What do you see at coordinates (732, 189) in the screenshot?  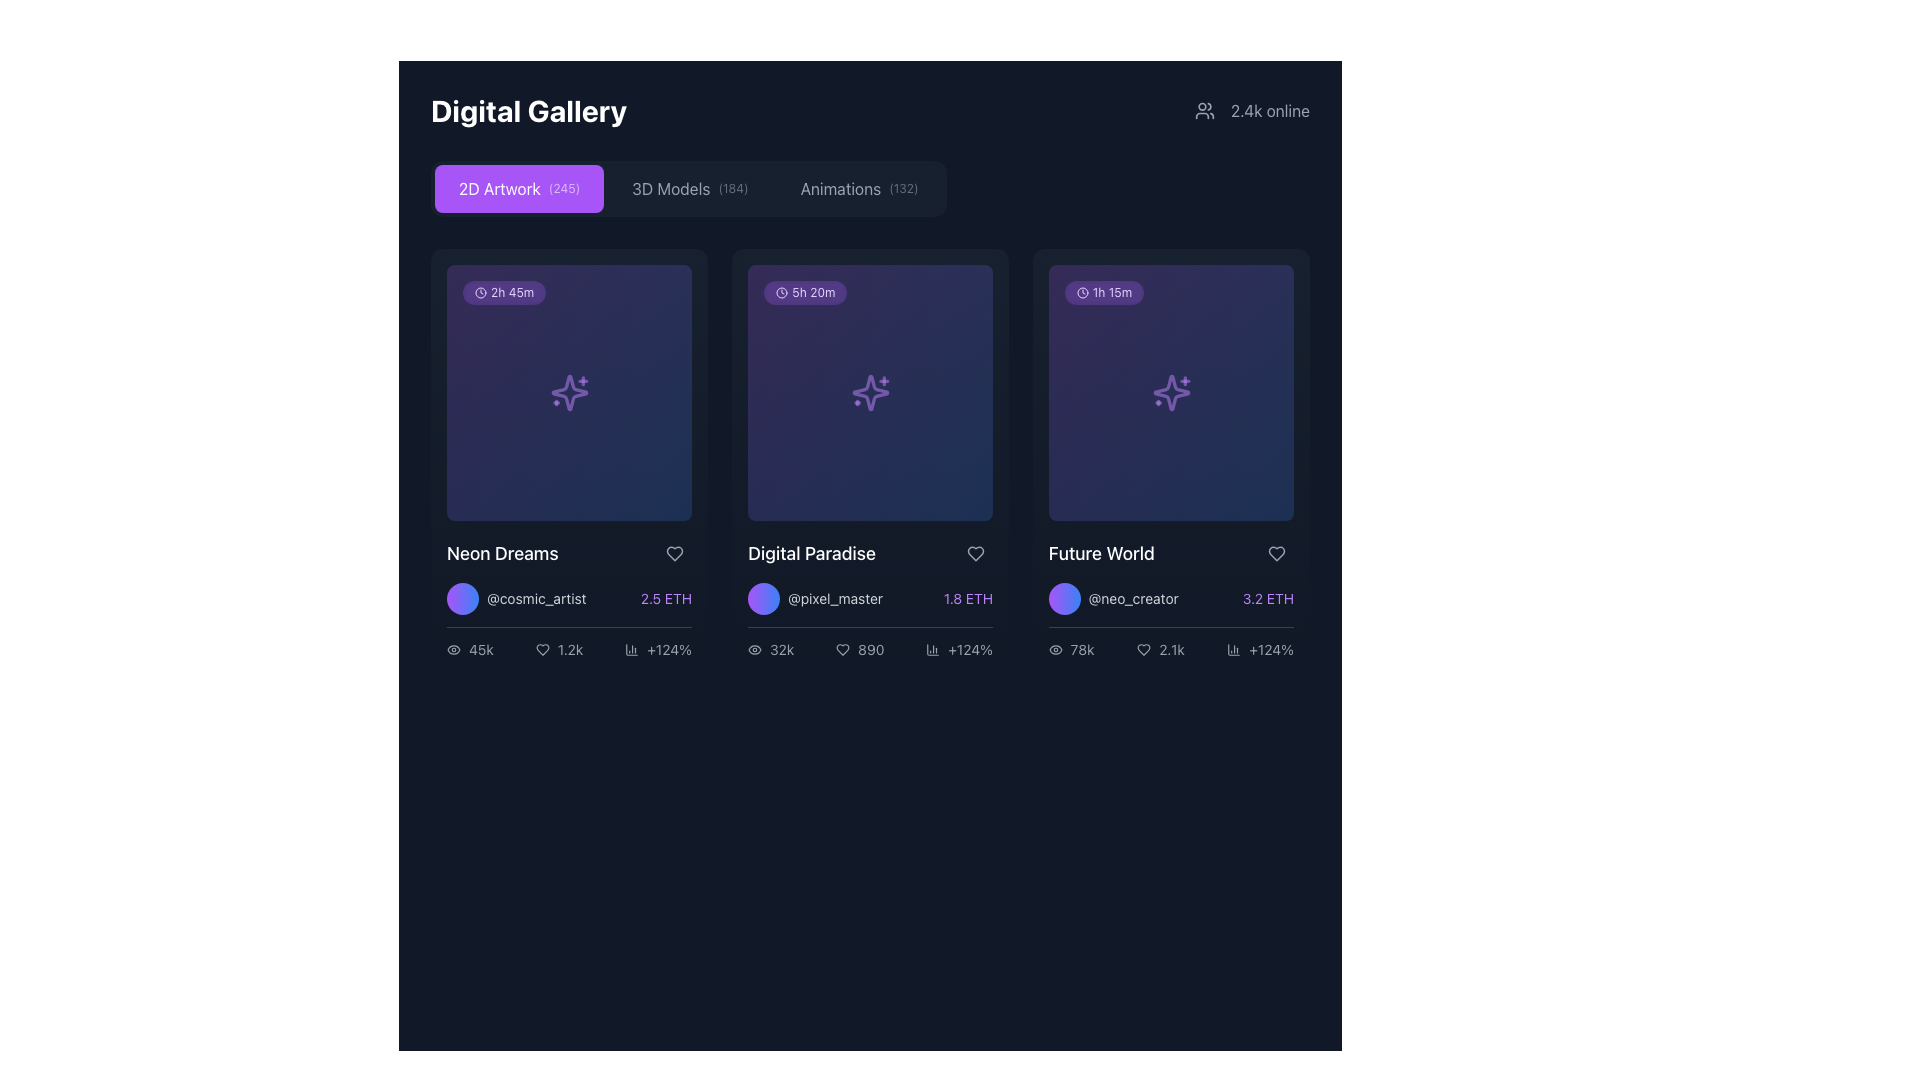 I see `number displayed on the text label indicating the number of items available in the '3D Models' category, located to the right of the '3D Models' text in the navigation bar below the 'Digital Gallery' header` at bounding box center [732, 189].